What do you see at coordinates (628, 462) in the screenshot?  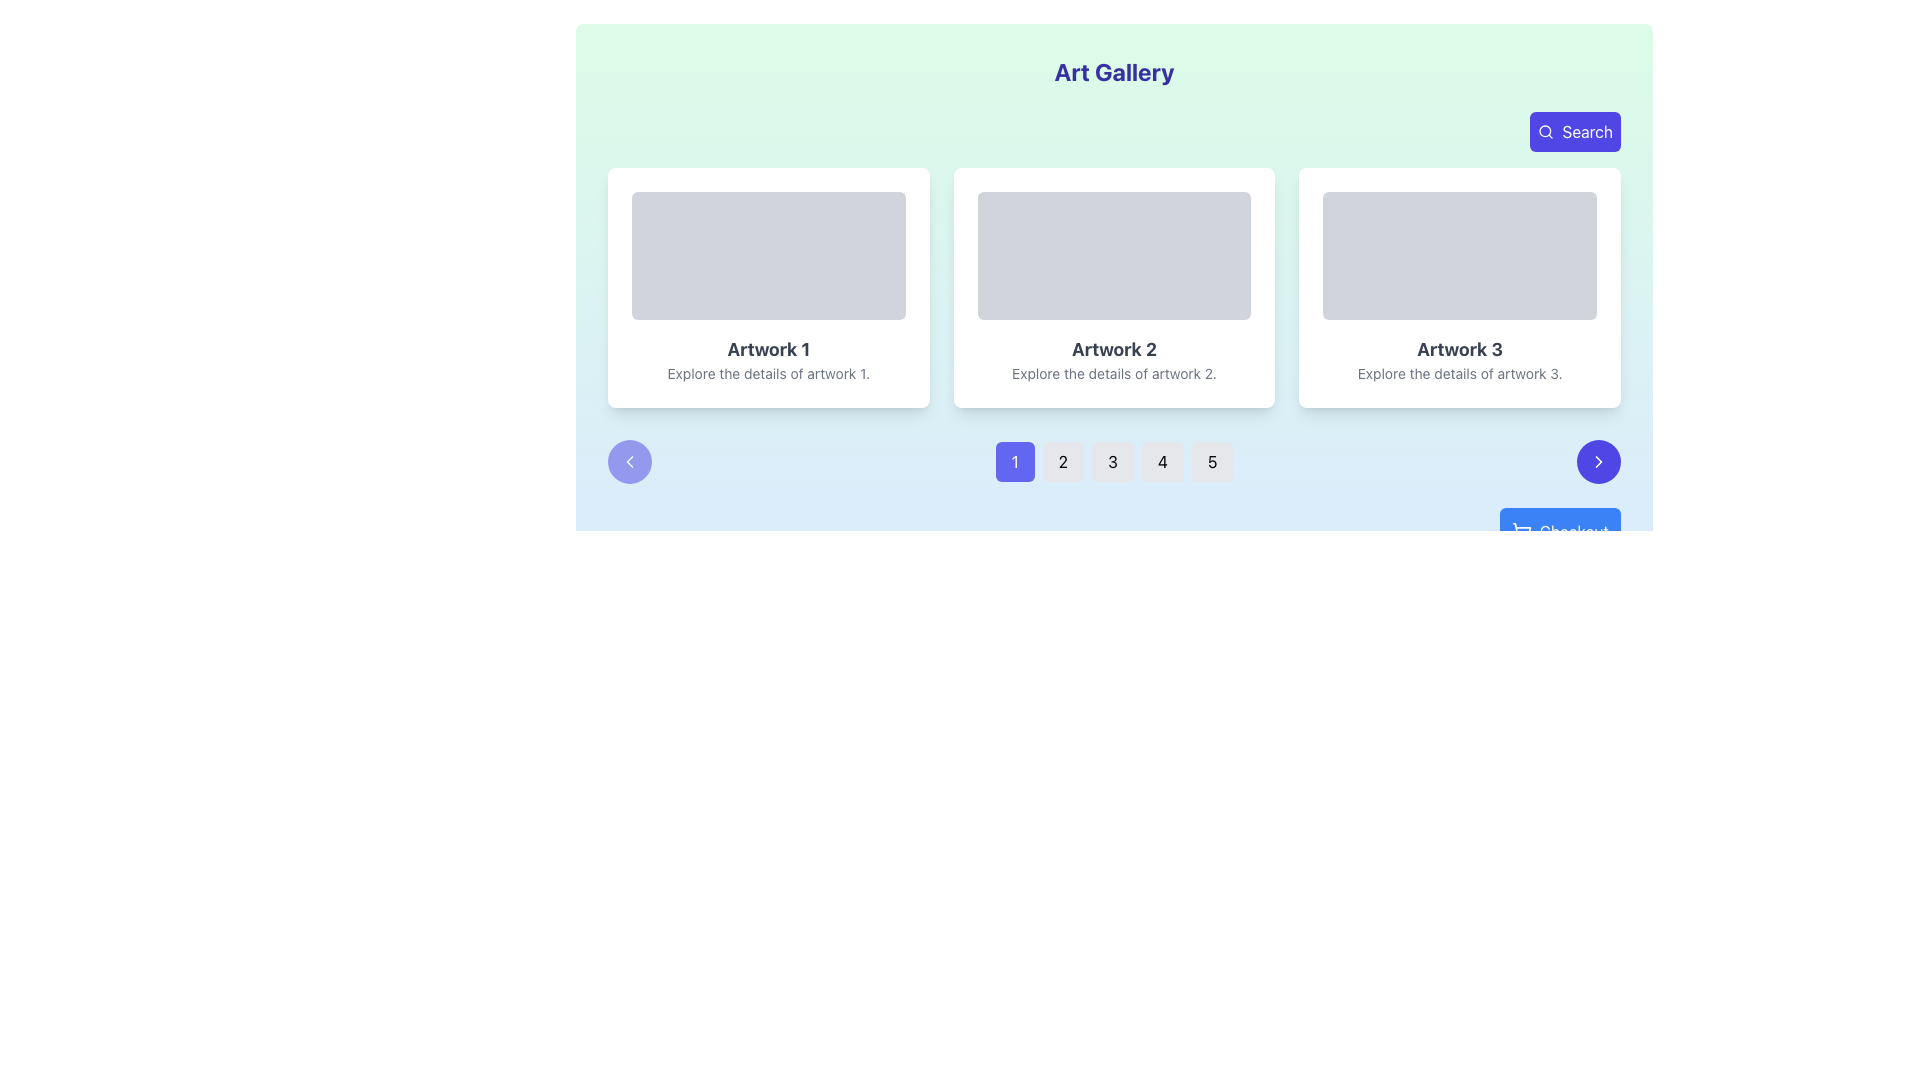 I see `the Chevron Icon located in the bottom left corner of the interface` at bounding box center [628, 462].